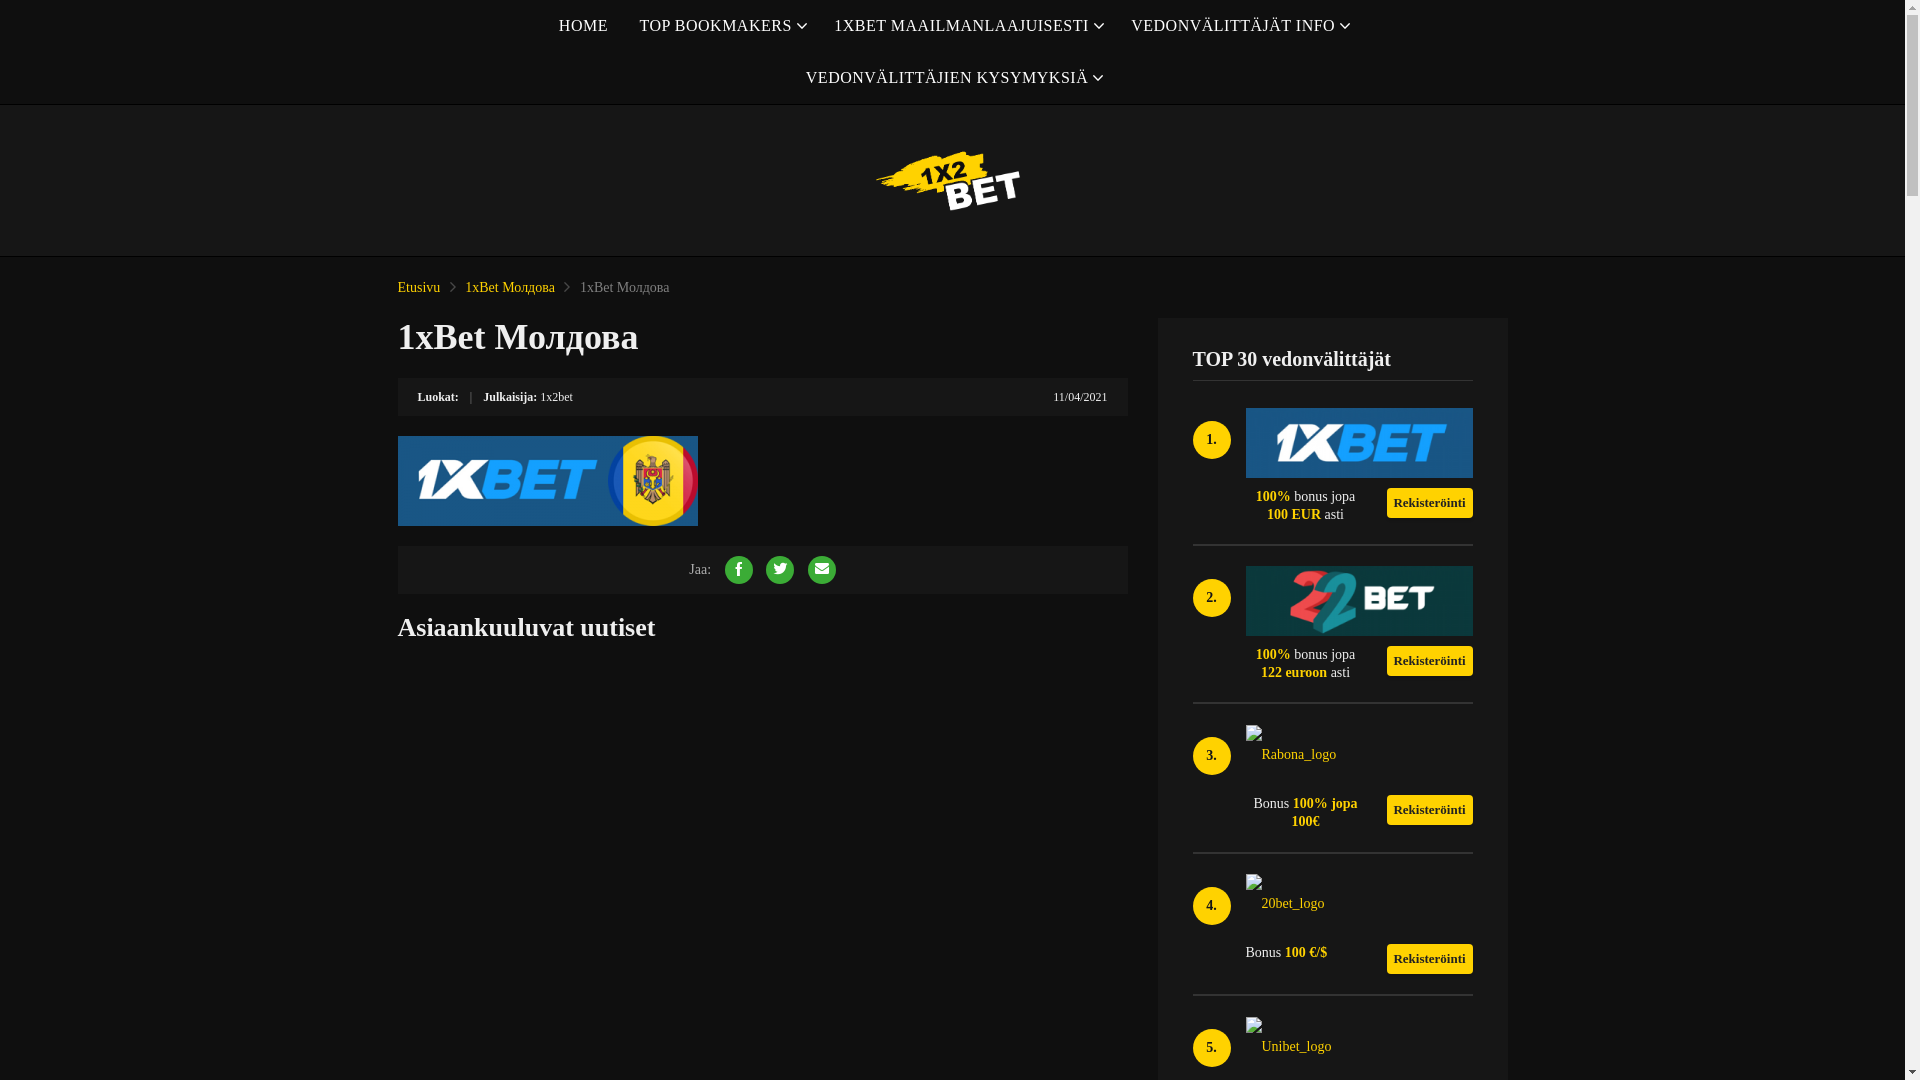 The image size is (1920, 1080). What do you see at coordinates (738, 570) in the screenshot?
I see `'Share on Facebook'` at bounding box center [738, 570].